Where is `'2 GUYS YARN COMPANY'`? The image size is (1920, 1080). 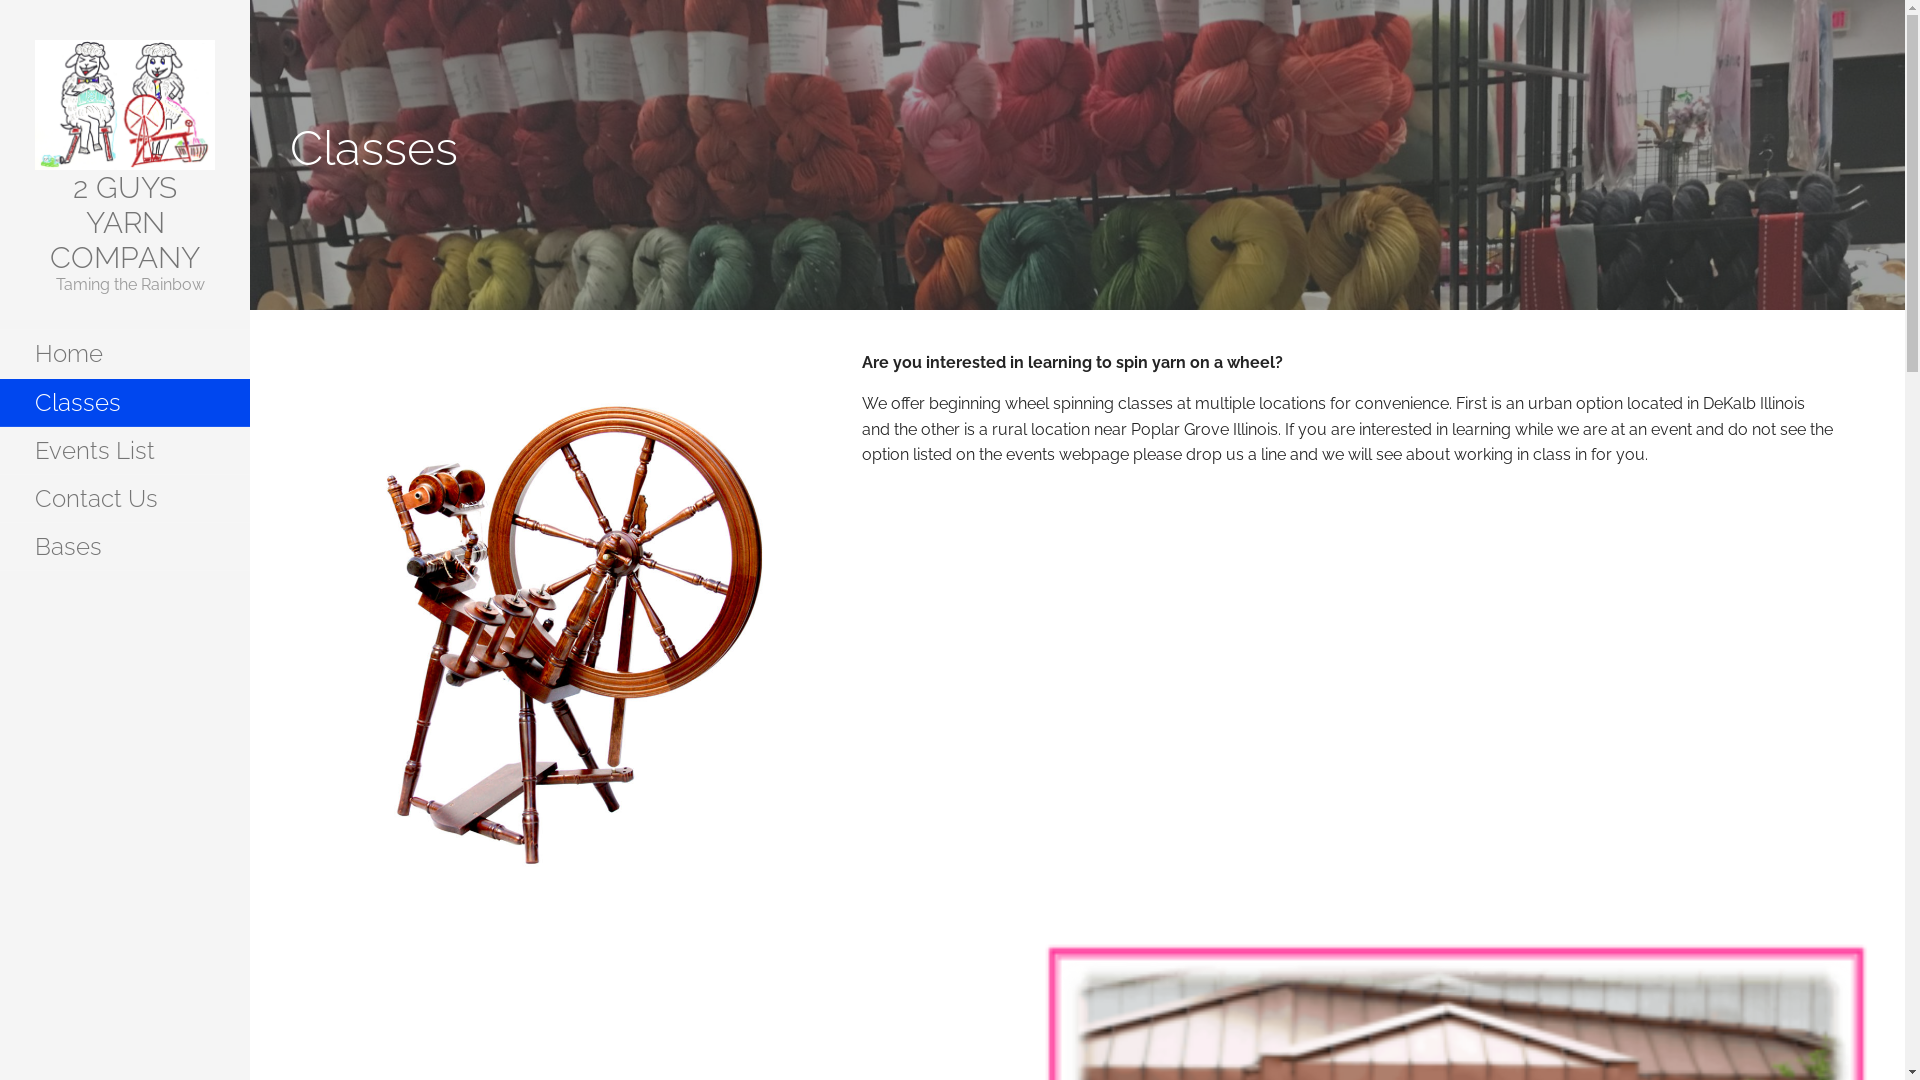 '2 GUYS YARN COMPANY' is located at coordinates (49, 222).